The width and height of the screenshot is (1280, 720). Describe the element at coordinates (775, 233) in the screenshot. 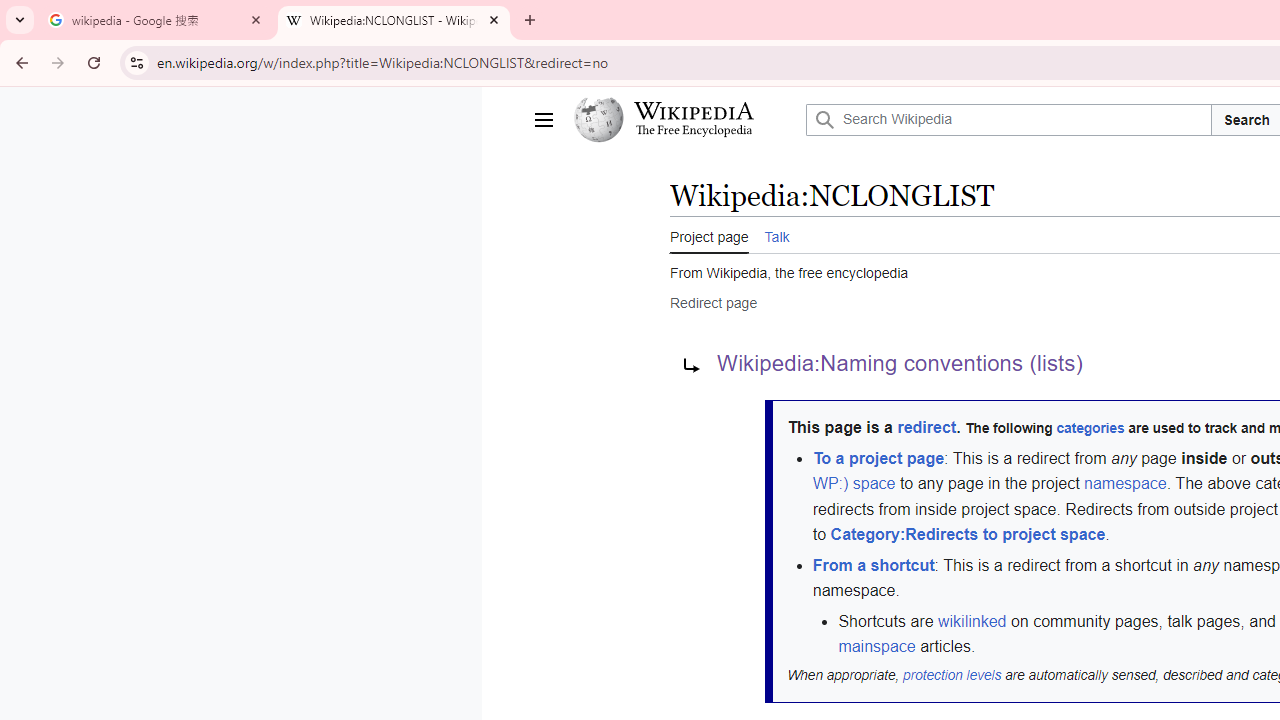

I see `'AutomationID: ca-talk'` at that location.